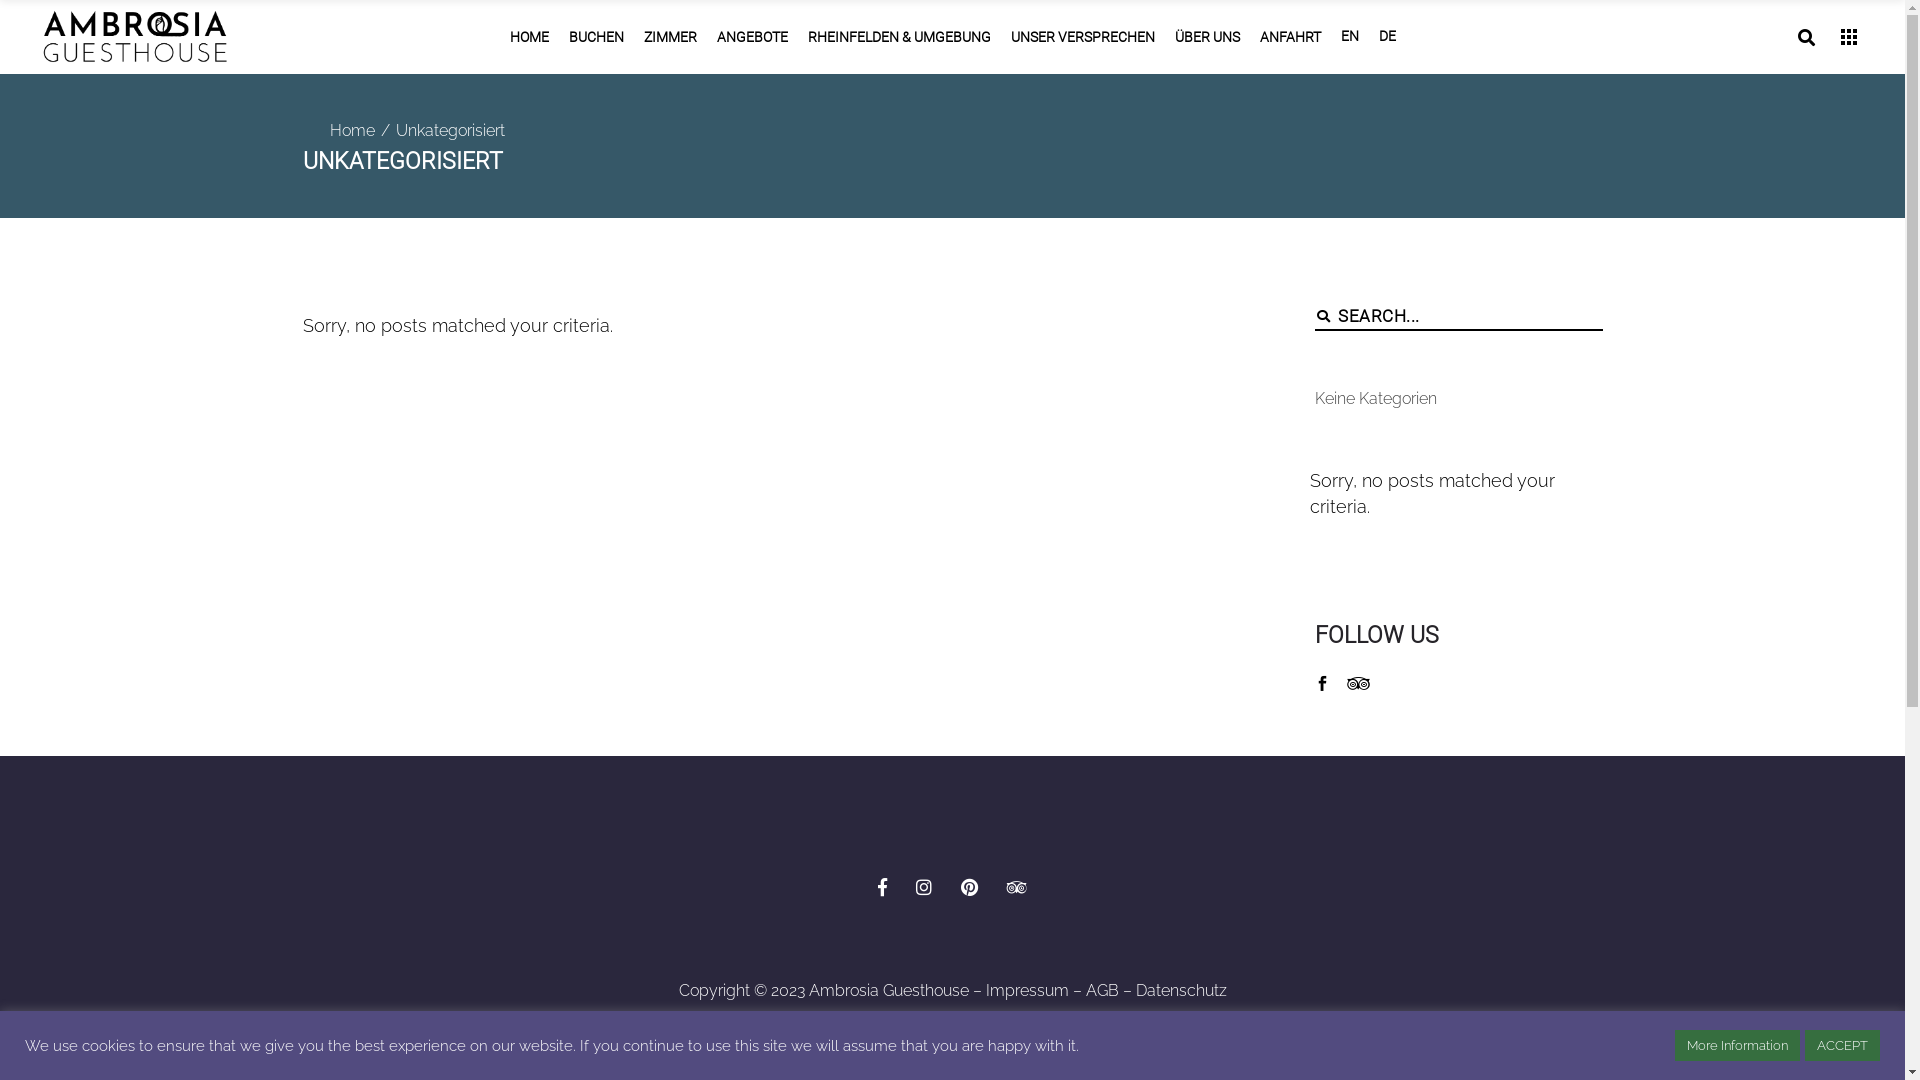 The image size is (1920, 1080). Describe the element at coordinates (898, 37) in the screenshot. I see `'RHEINFELDEN & UMGEBUNG'` at that location.